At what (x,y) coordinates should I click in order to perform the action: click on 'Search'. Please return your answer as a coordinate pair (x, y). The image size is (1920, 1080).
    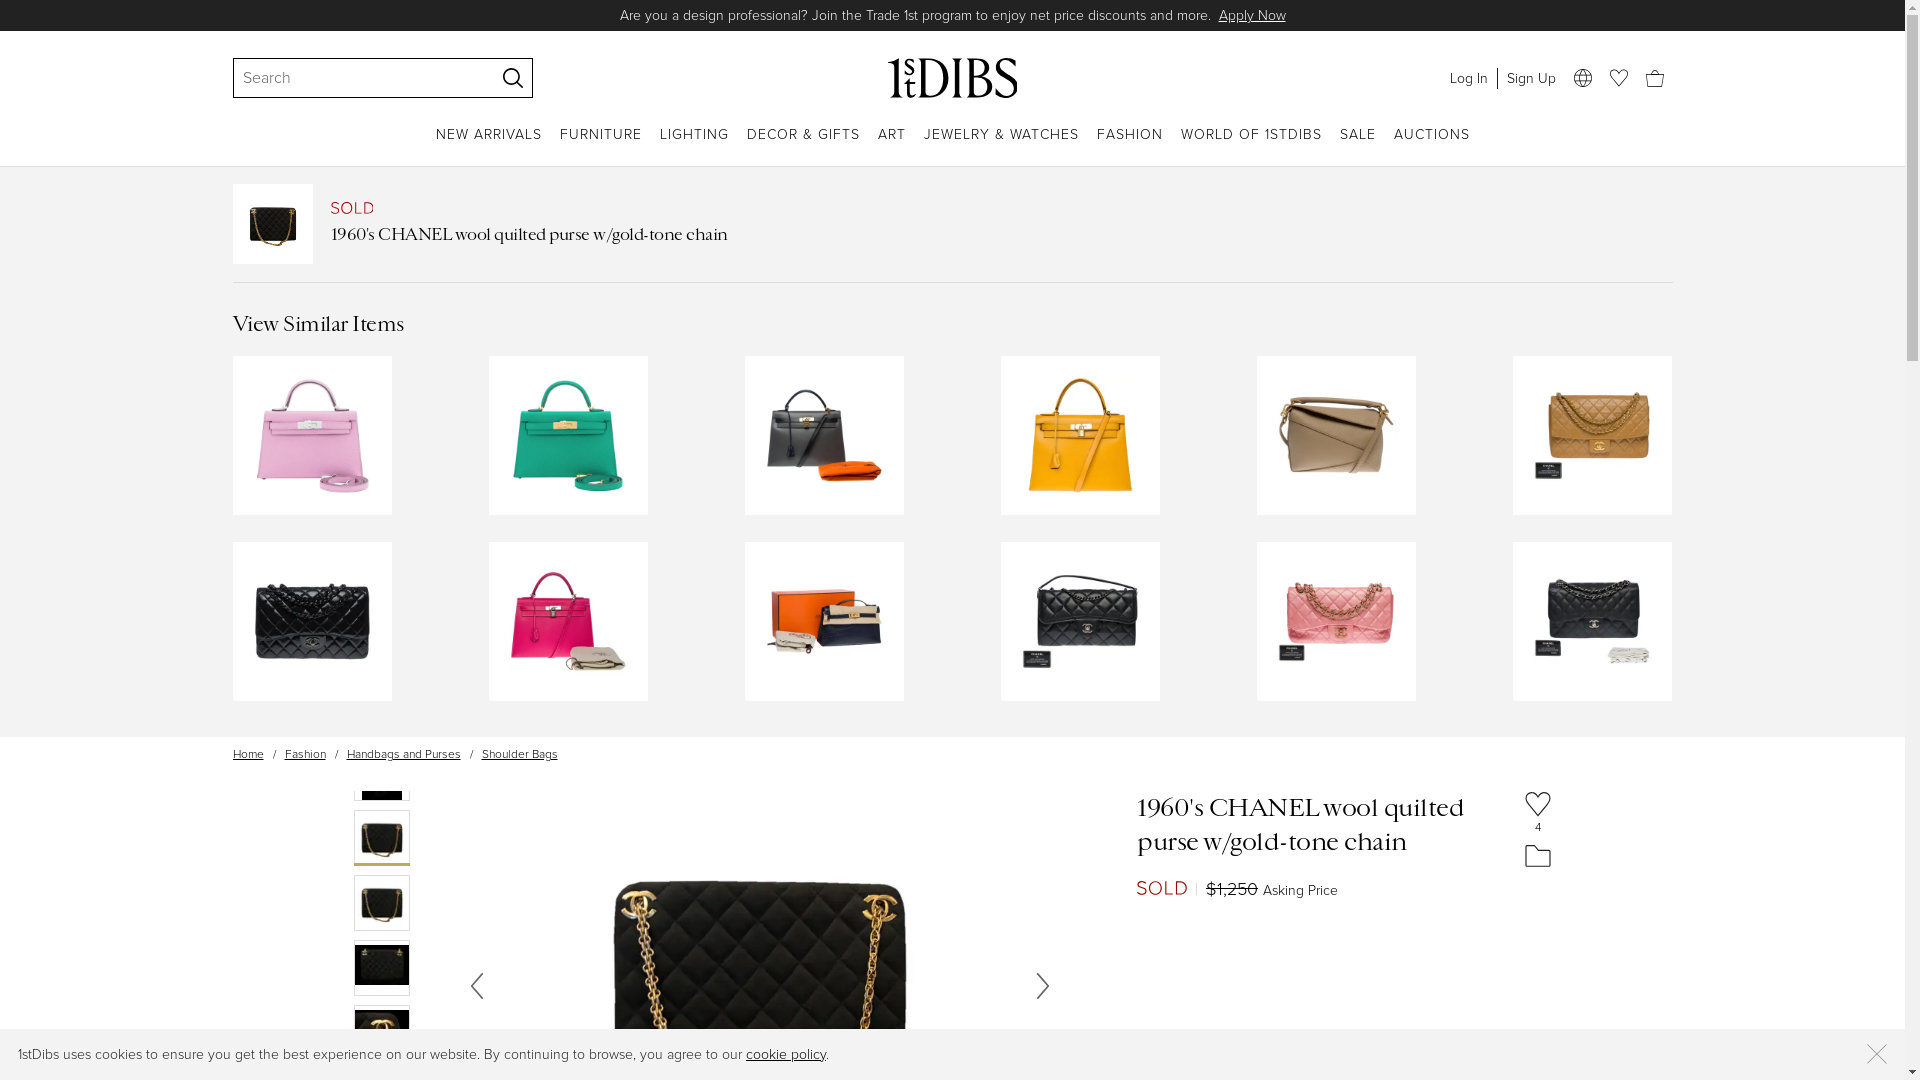
    Looking at the image, I should click on (240, 76).